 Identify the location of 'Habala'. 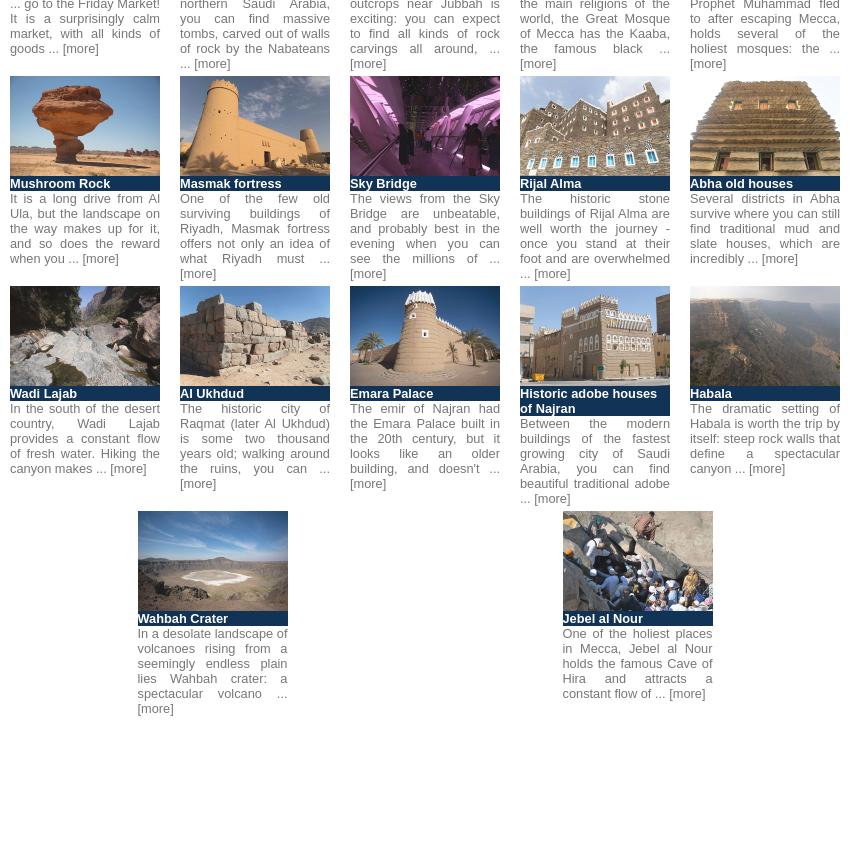
(689, 393).